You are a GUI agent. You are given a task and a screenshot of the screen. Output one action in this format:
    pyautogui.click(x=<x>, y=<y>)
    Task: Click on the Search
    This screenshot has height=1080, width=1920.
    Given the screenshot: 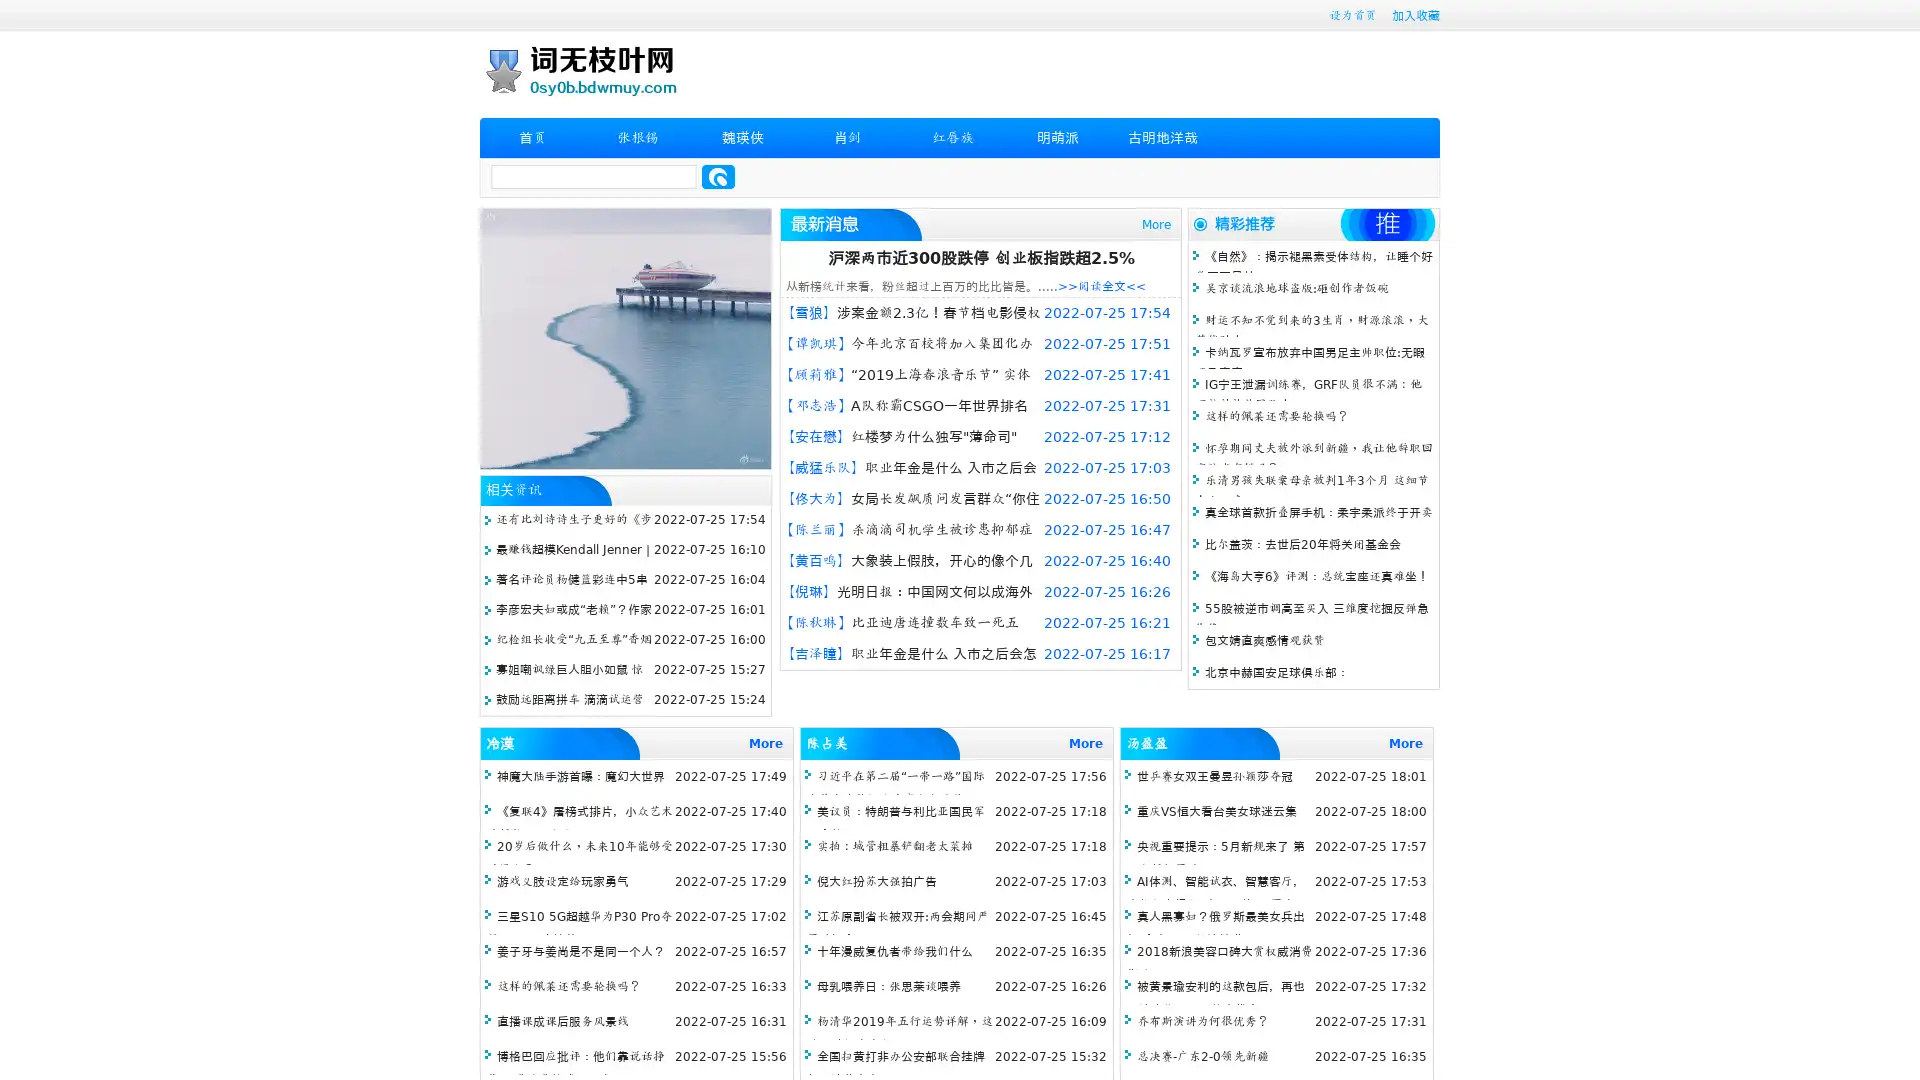 What is the action you would take?
    pyautogui.click(x=718, y=176)
    